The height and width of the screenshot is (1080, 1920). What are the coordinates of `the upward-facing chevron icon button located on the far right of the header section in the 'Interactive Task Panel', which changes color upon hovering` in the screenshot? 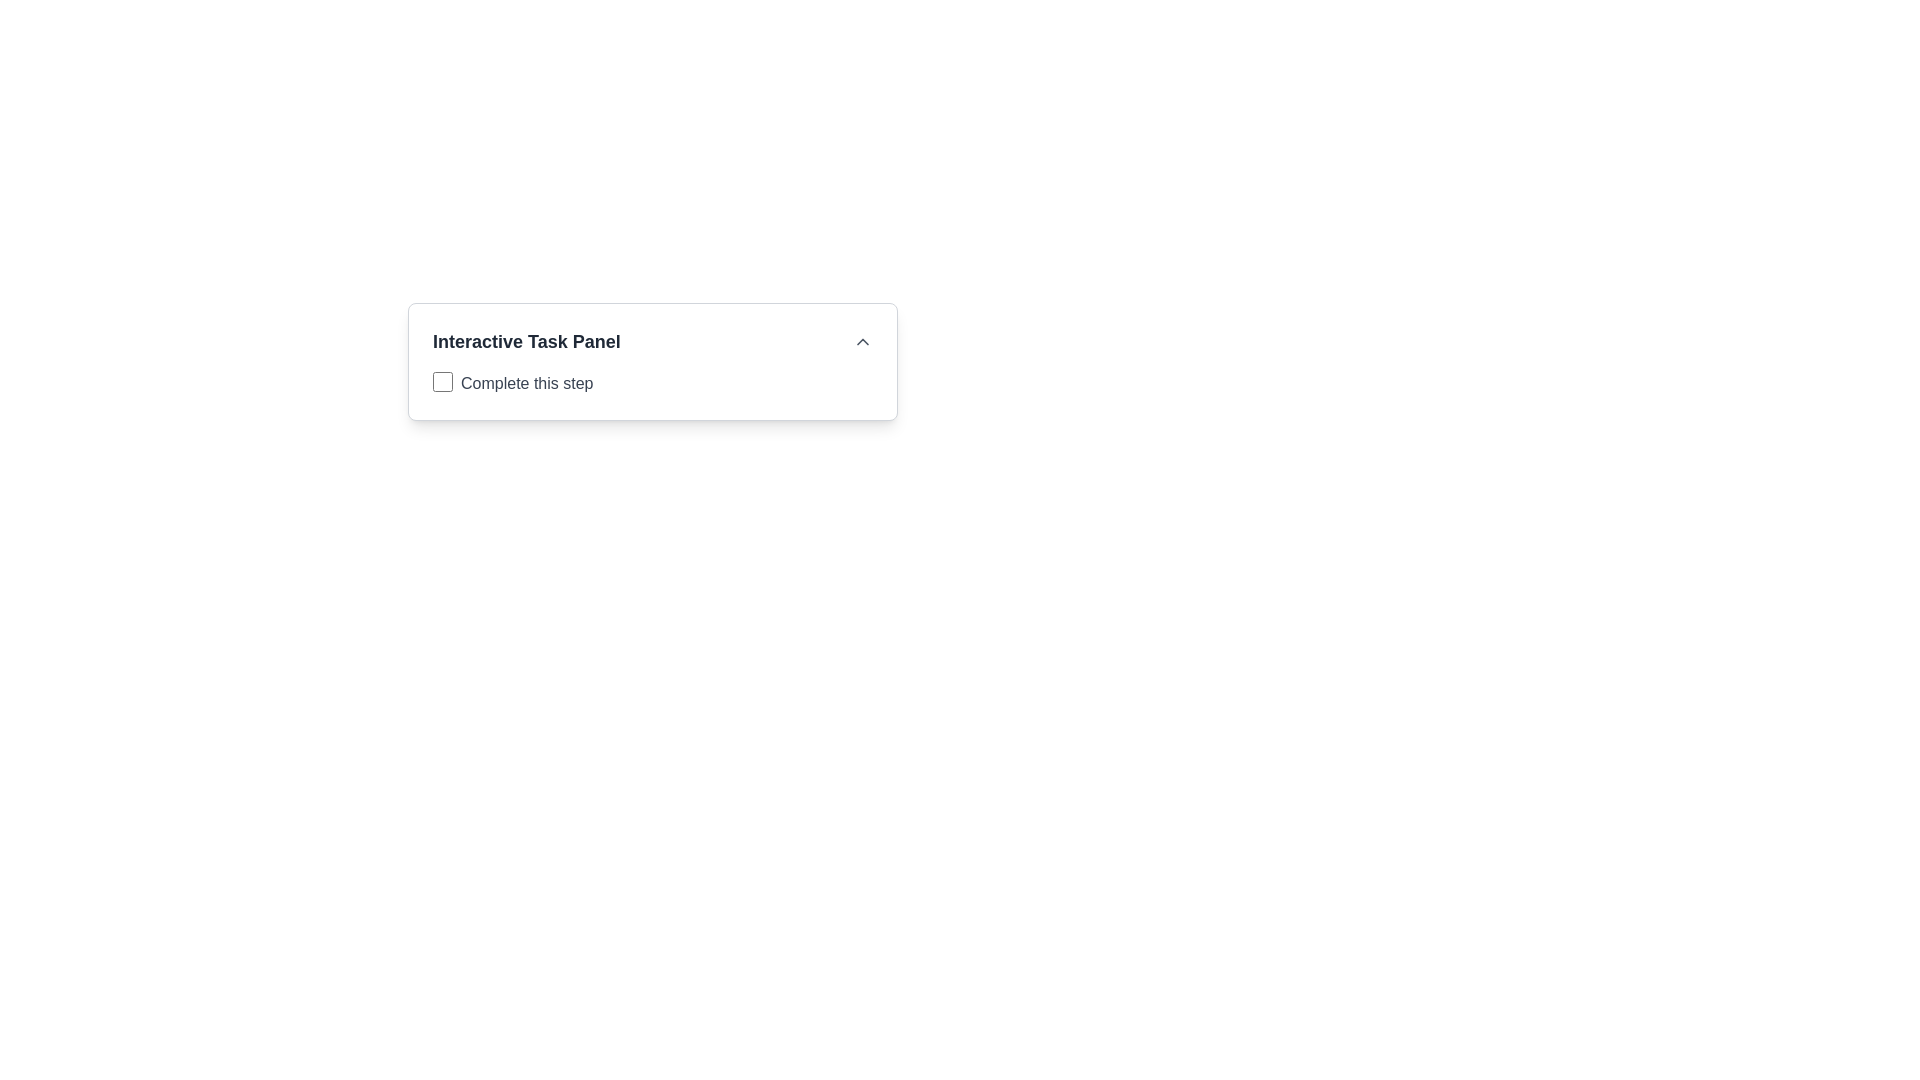 It's located at (863, 341).